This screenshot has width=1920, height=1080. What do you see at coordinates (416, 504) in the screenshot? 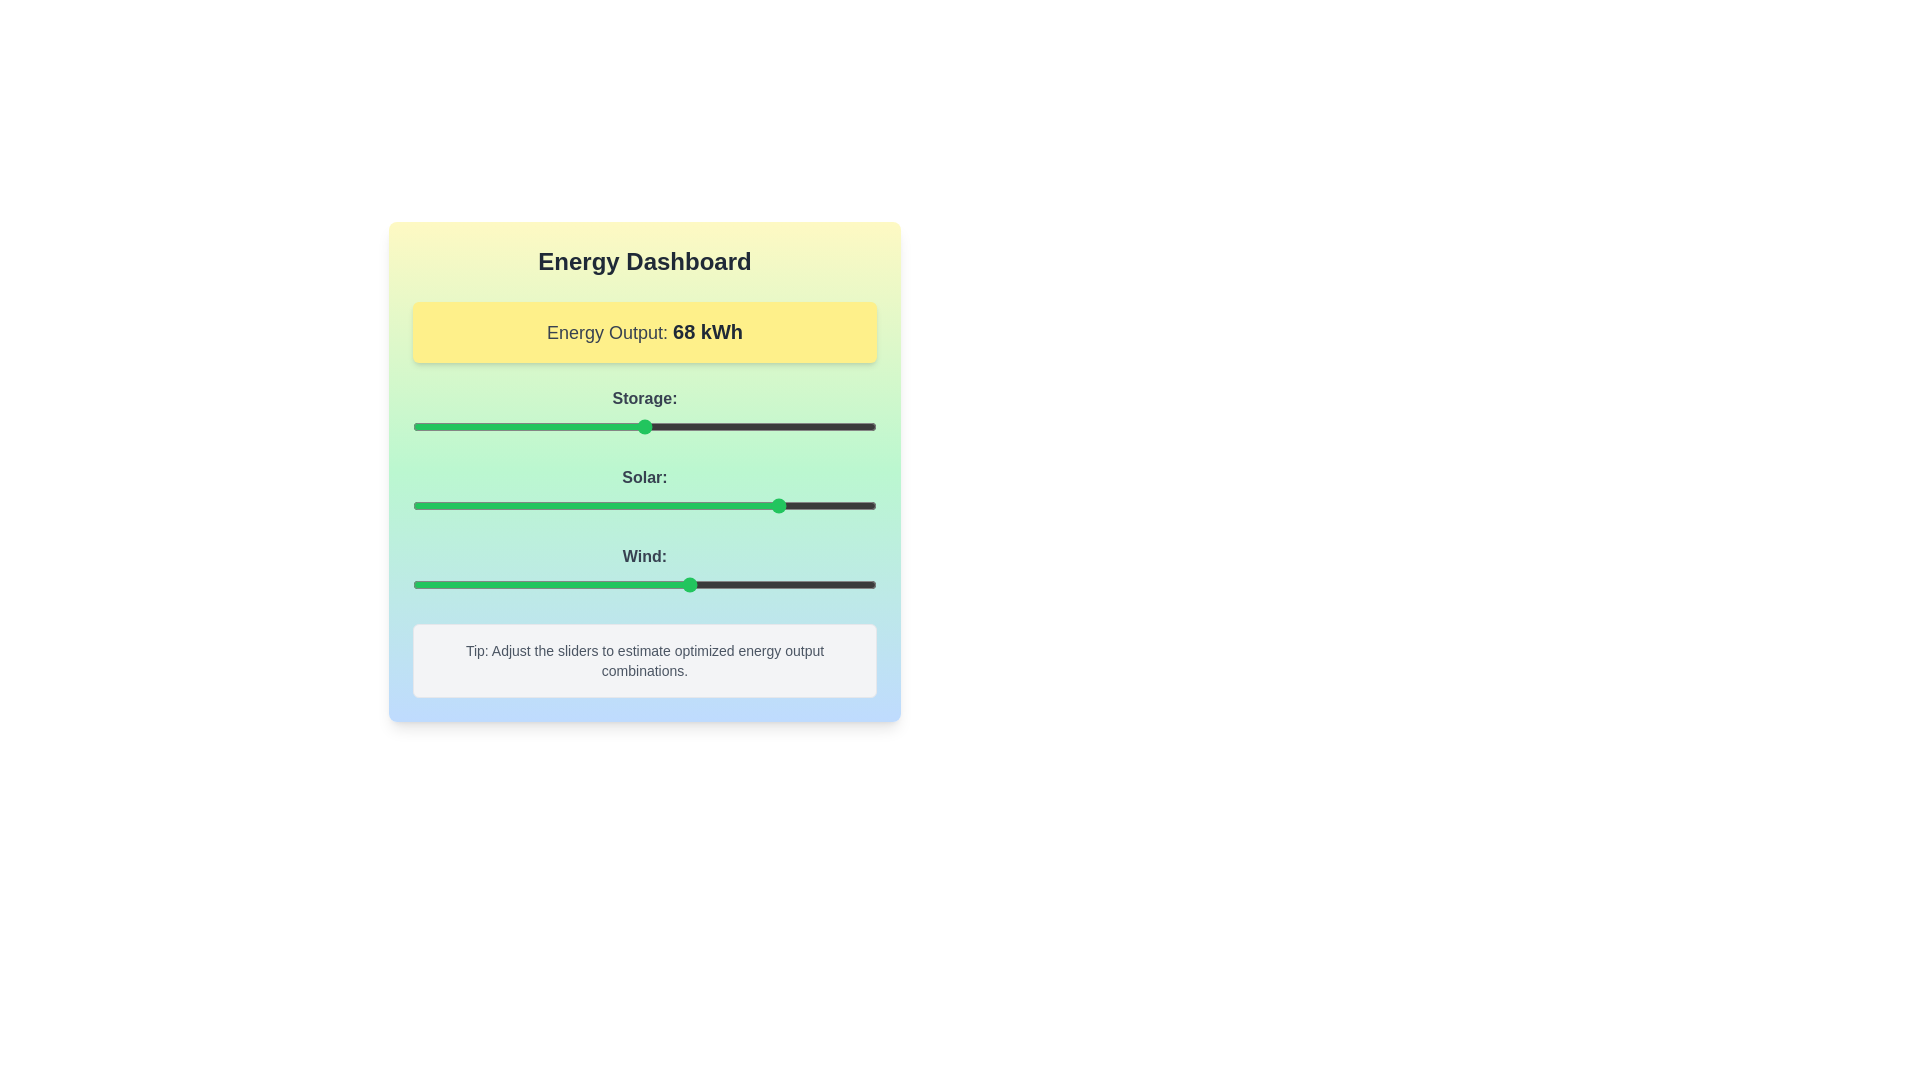
I see `the 'Solar' slider to 1%` at bounding box center [416, 504].